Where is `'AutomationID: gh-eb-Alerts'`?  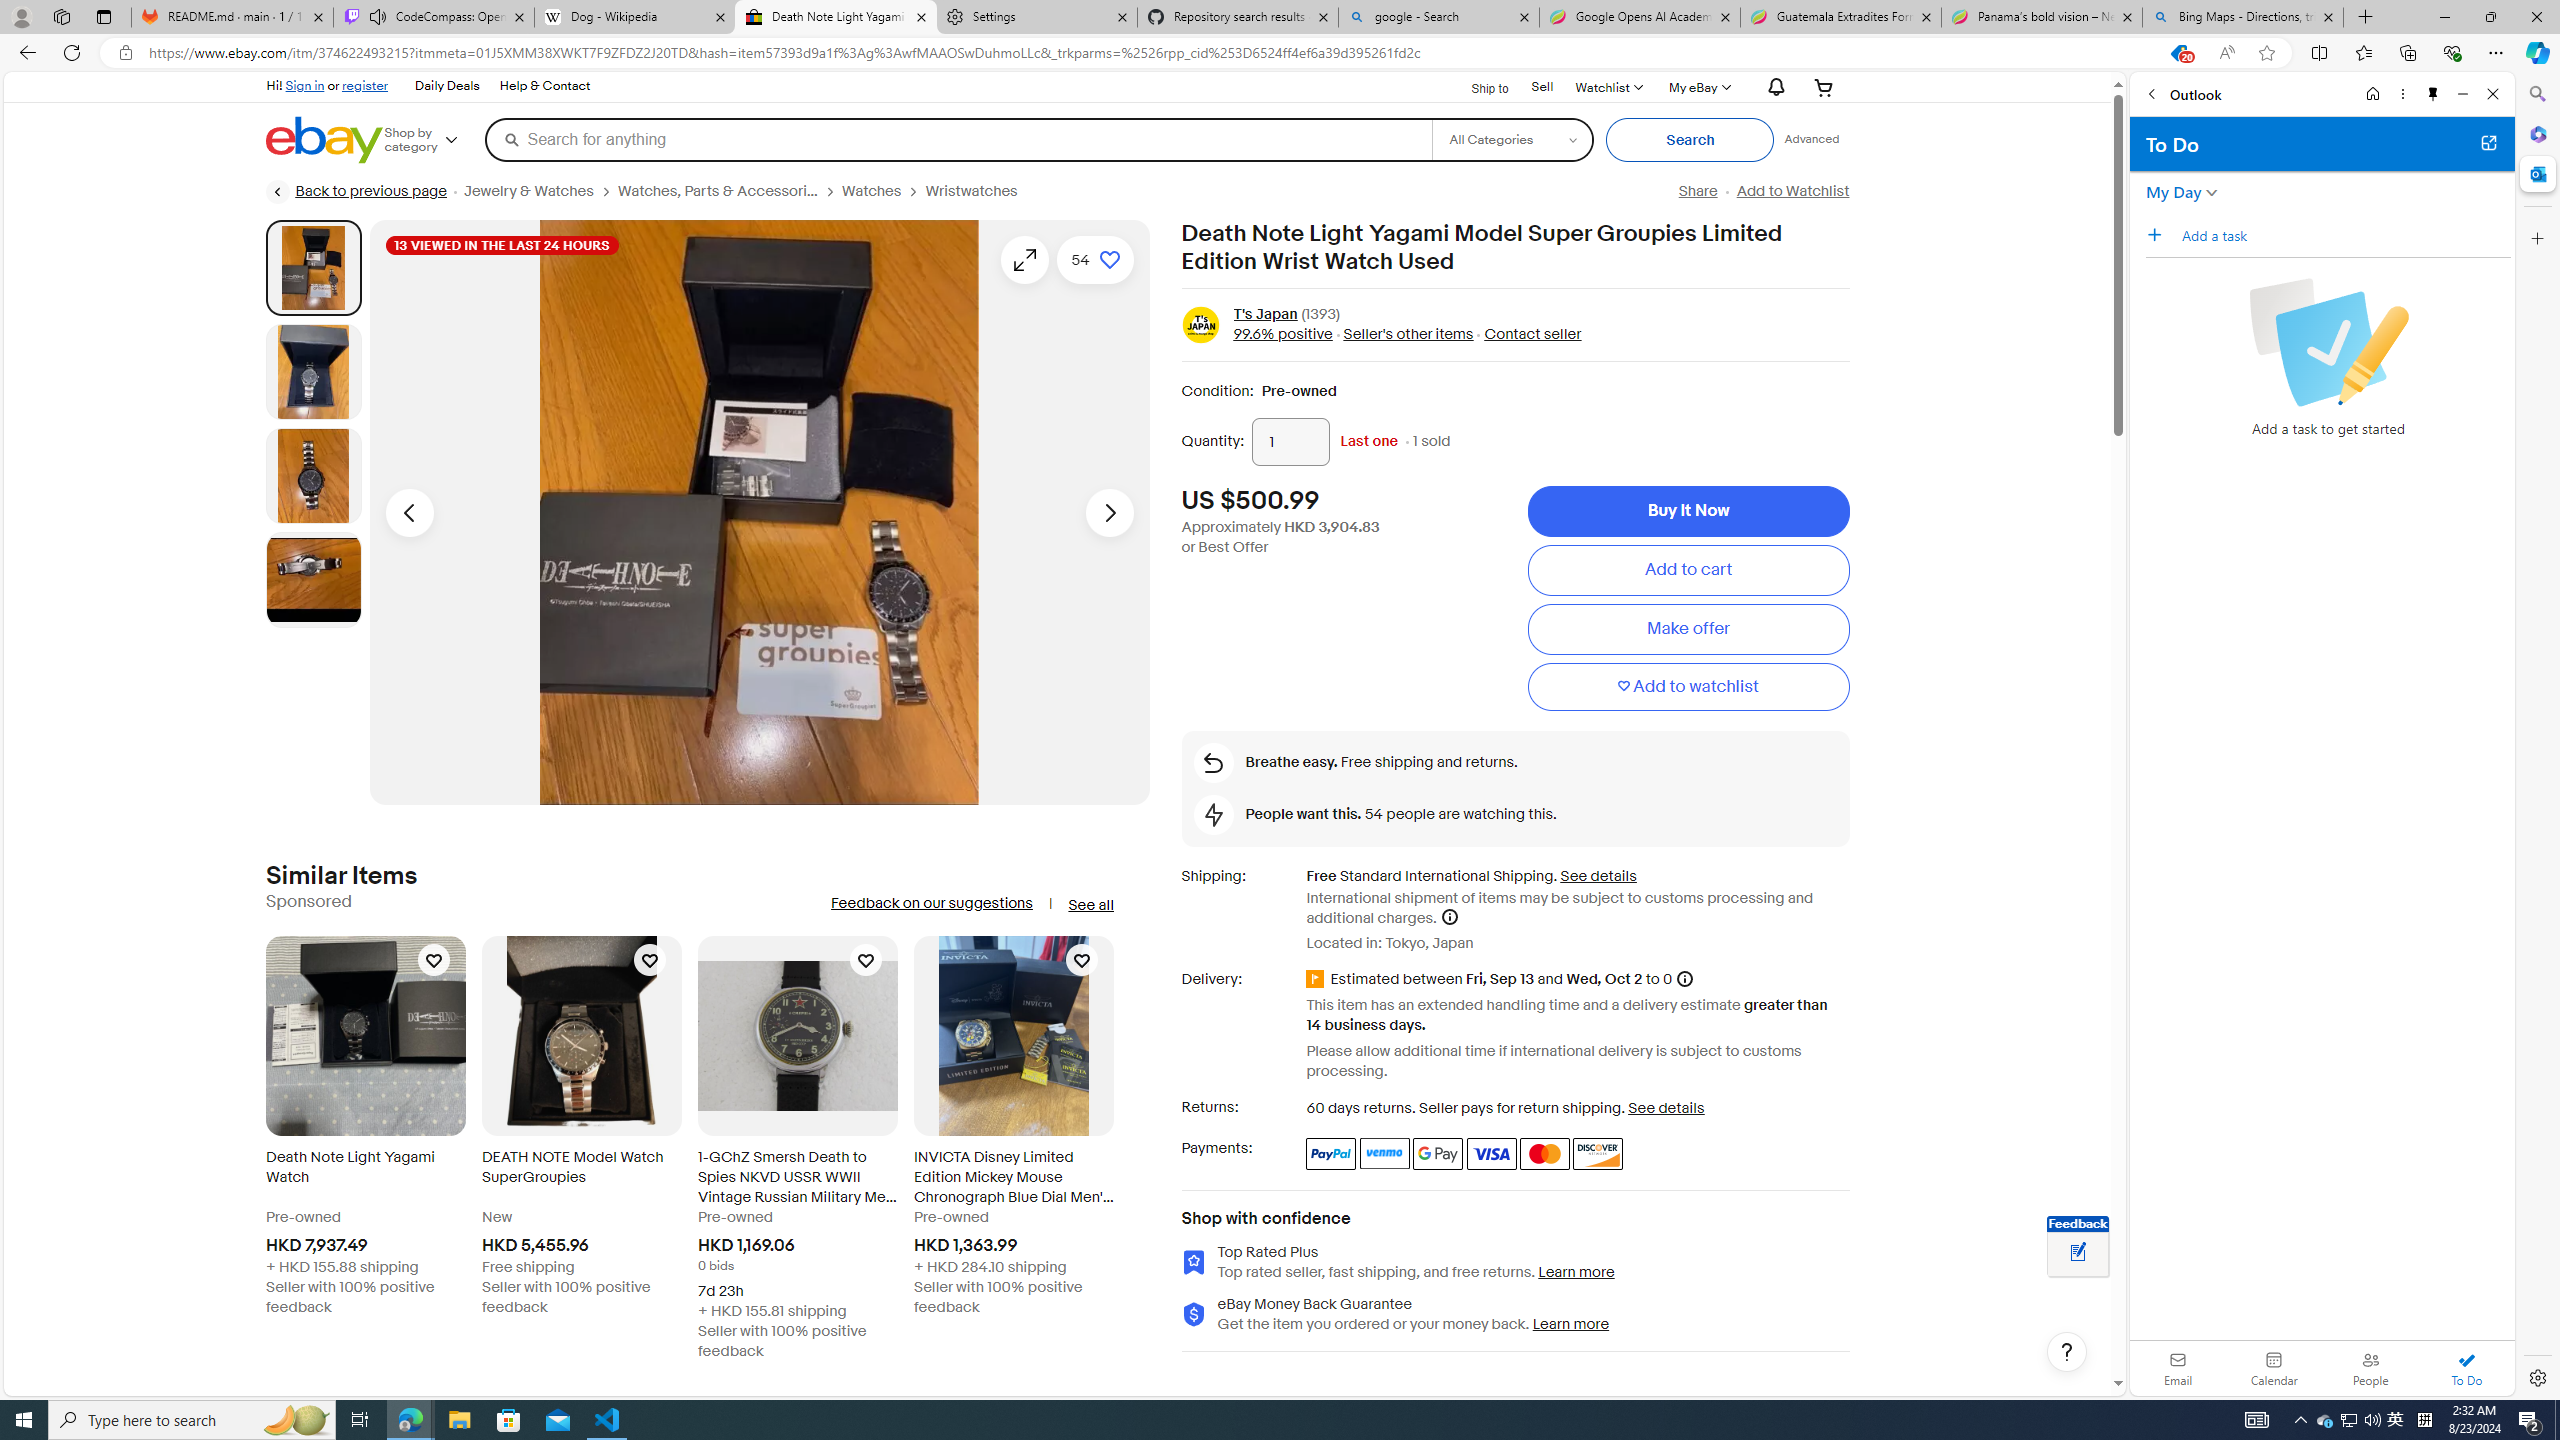 'AutomationID: gh-eb-Alerts' is located at coordinates (1773, 87).